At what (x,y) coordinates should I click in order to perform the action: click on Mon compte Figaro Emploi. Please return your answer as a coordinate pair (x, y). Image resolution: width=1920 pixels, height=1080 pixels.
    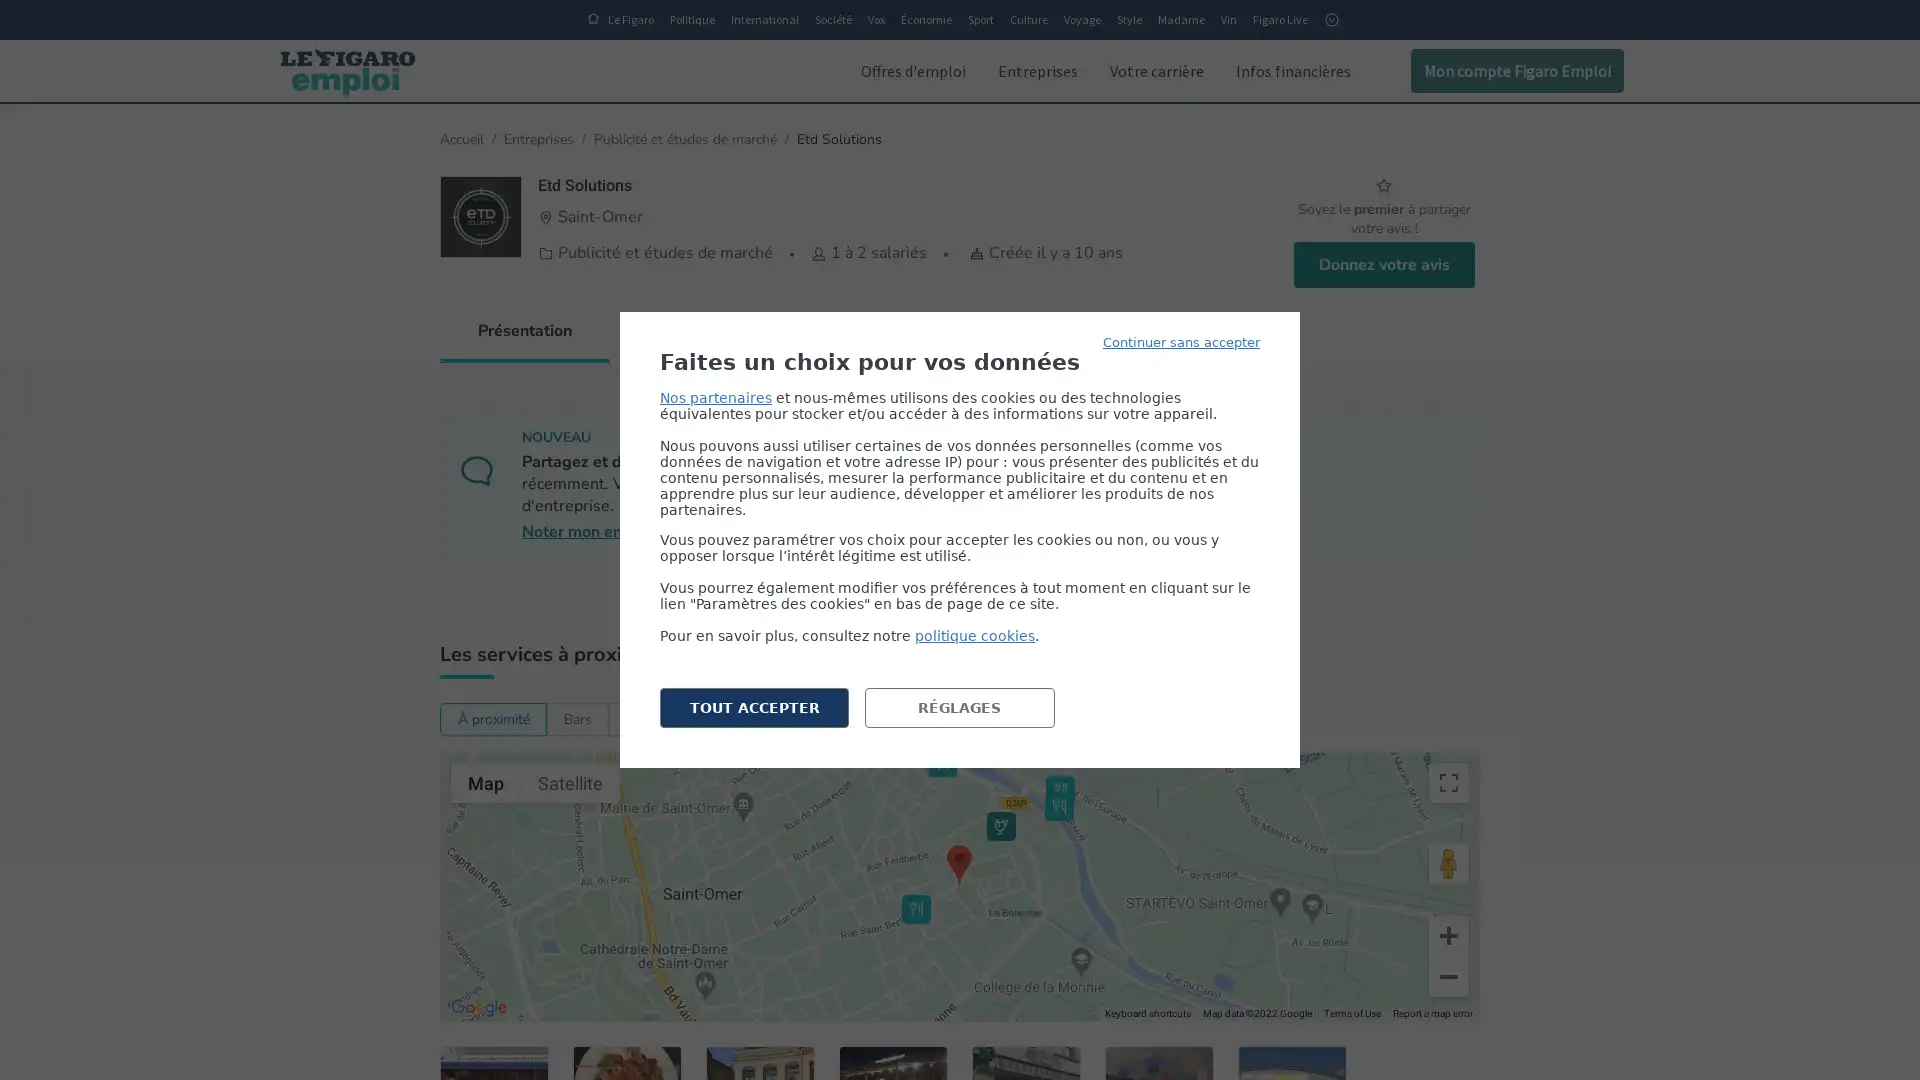
    Looking at the image, I should click on (1517, 69).